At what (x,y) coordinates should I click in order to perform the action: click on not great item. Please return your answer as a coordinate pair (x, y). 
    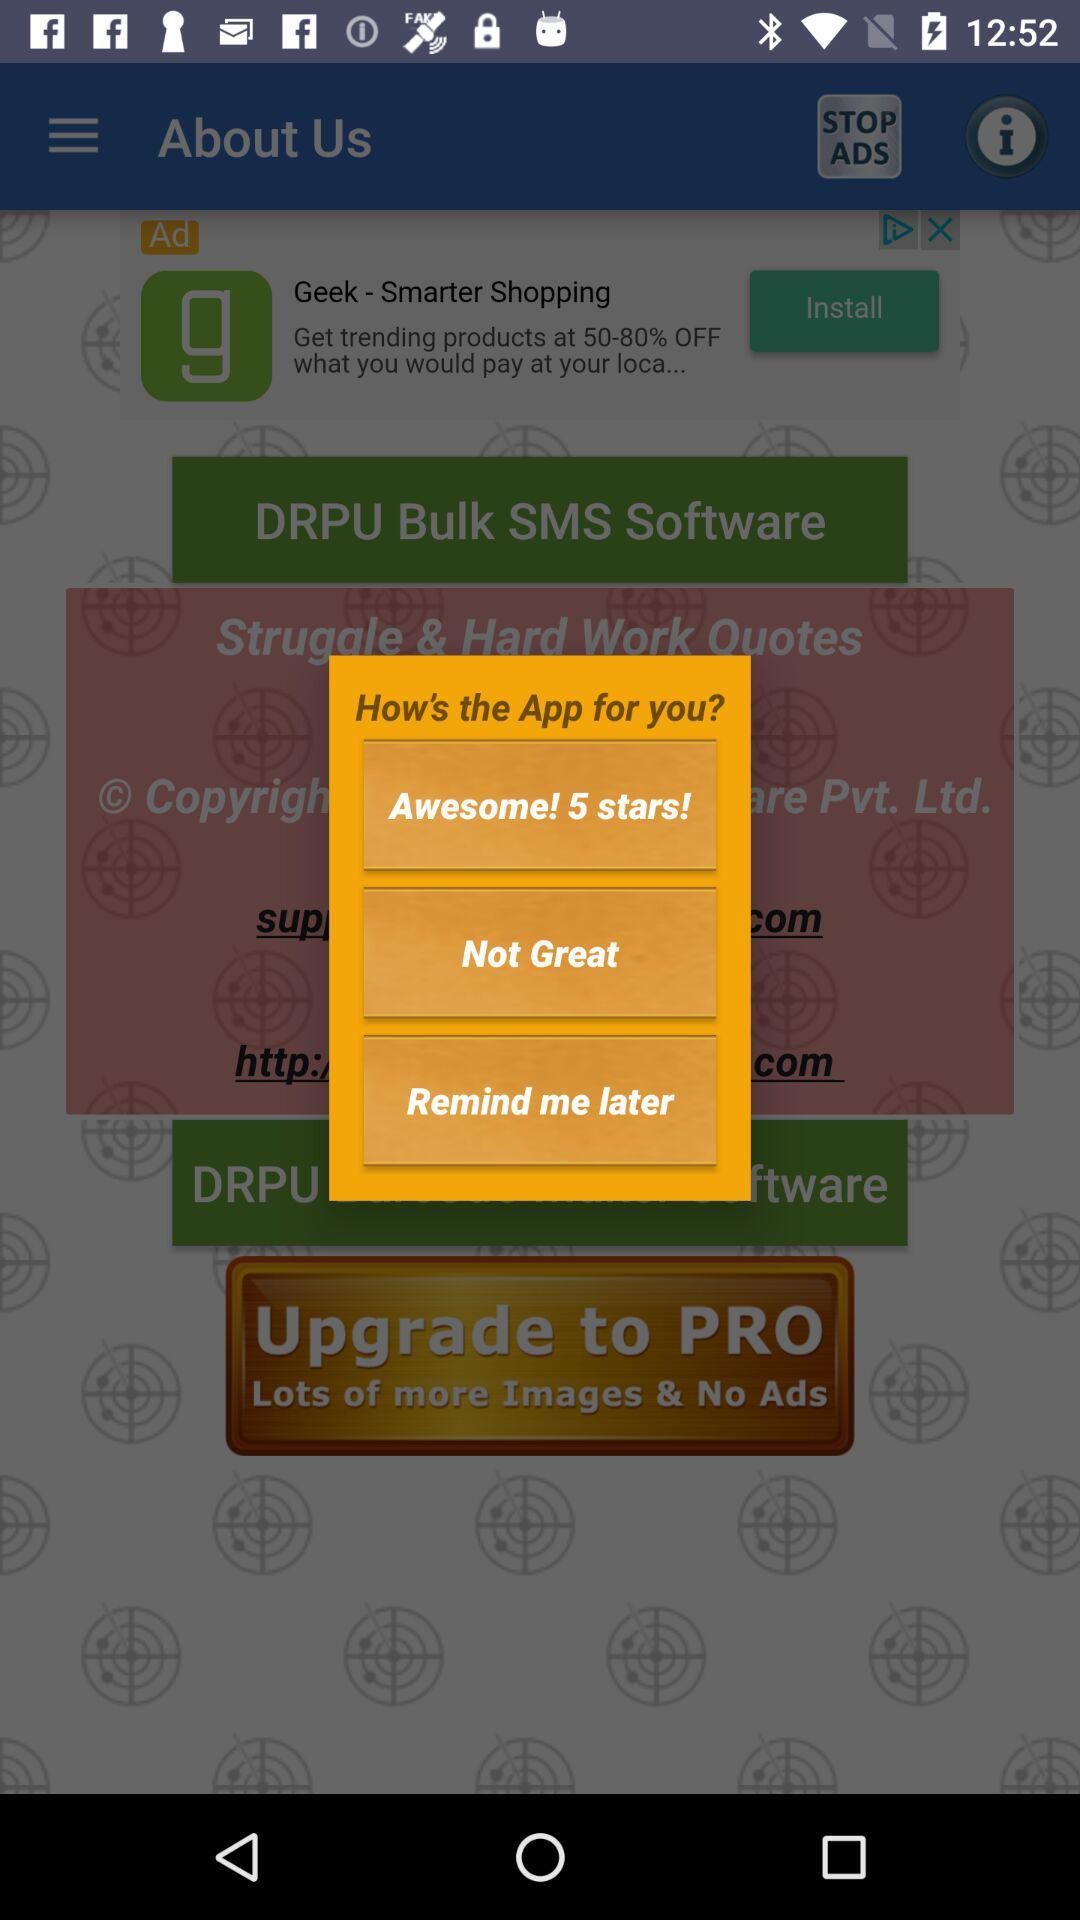
    Looking at the image, I should click on (540, 951).